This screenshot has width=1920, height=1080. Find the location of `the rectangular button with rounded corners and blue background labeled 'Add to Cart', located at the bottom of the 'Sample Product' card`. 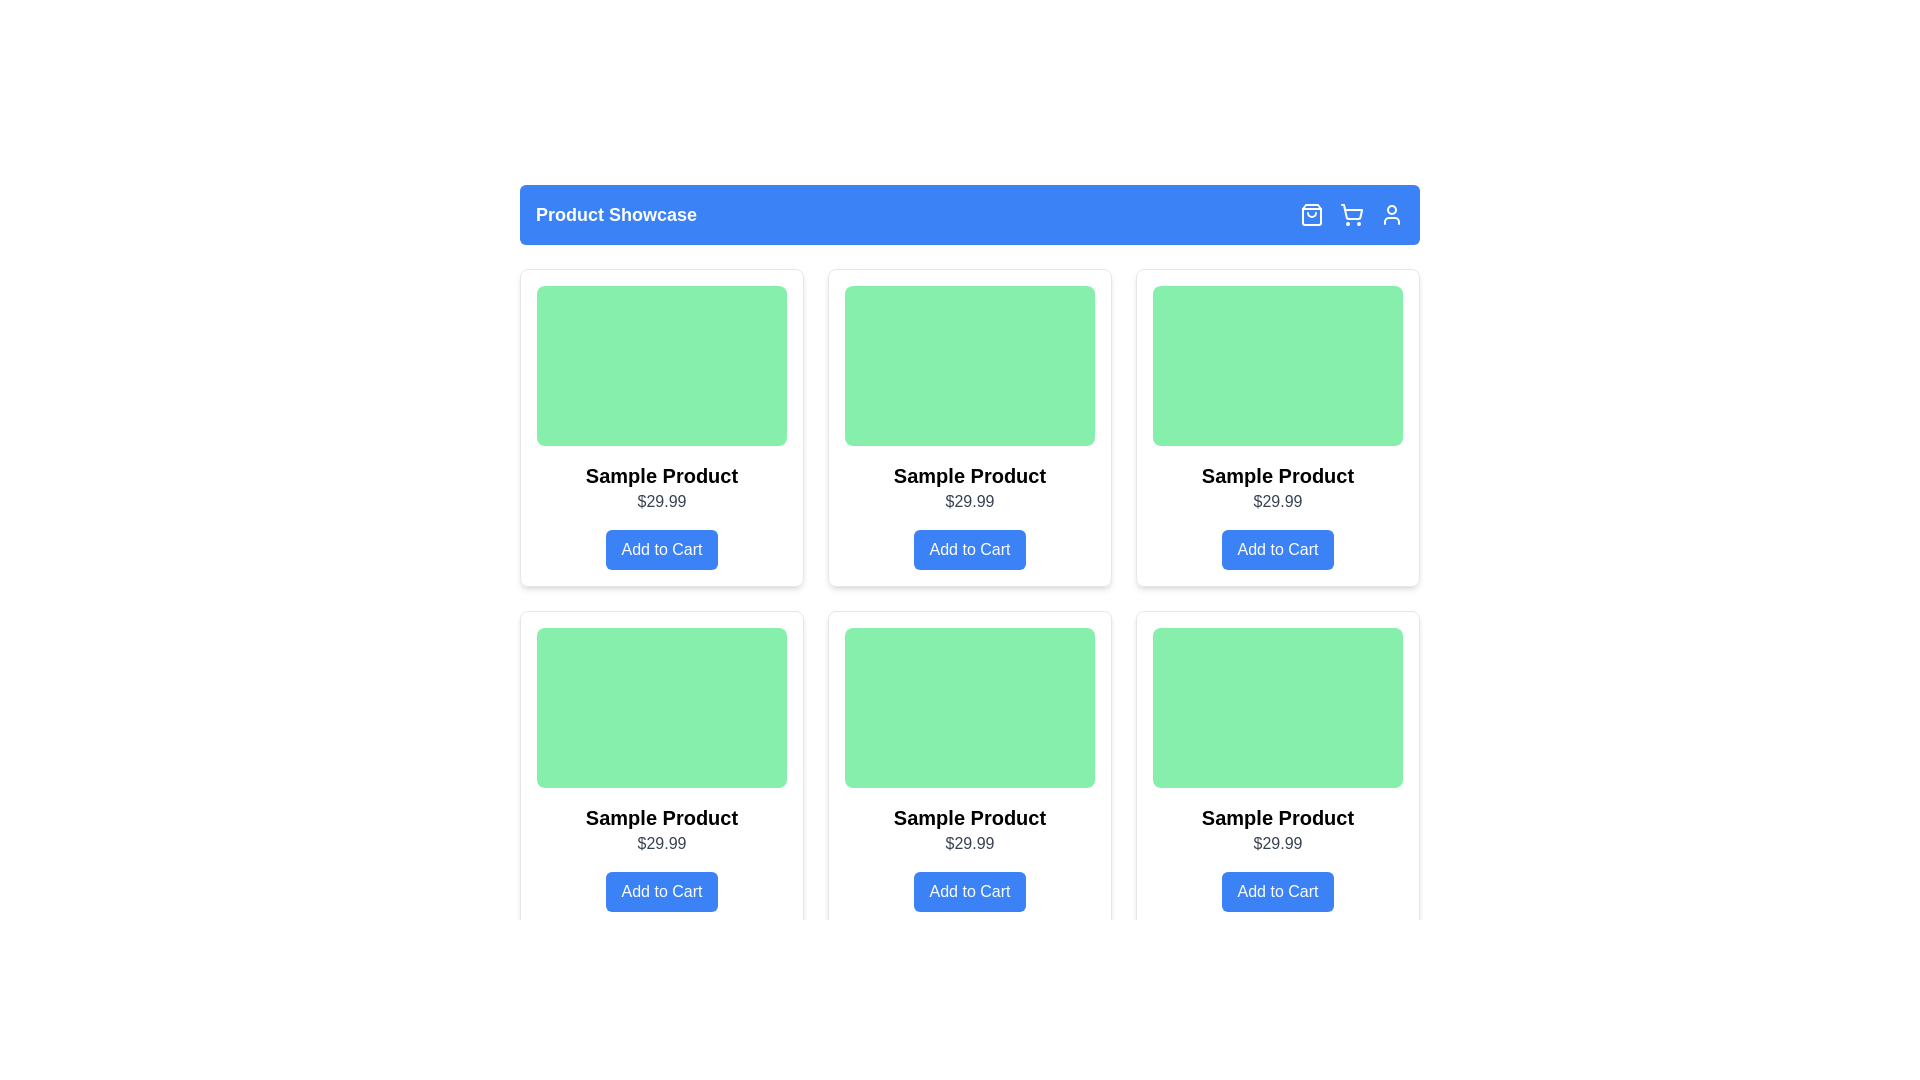

the rectangular button with rounded corners and blue background labeled 'Add to Cart', located at the bottom of the 'Sample Product' card is located at coordinates (969, 550).